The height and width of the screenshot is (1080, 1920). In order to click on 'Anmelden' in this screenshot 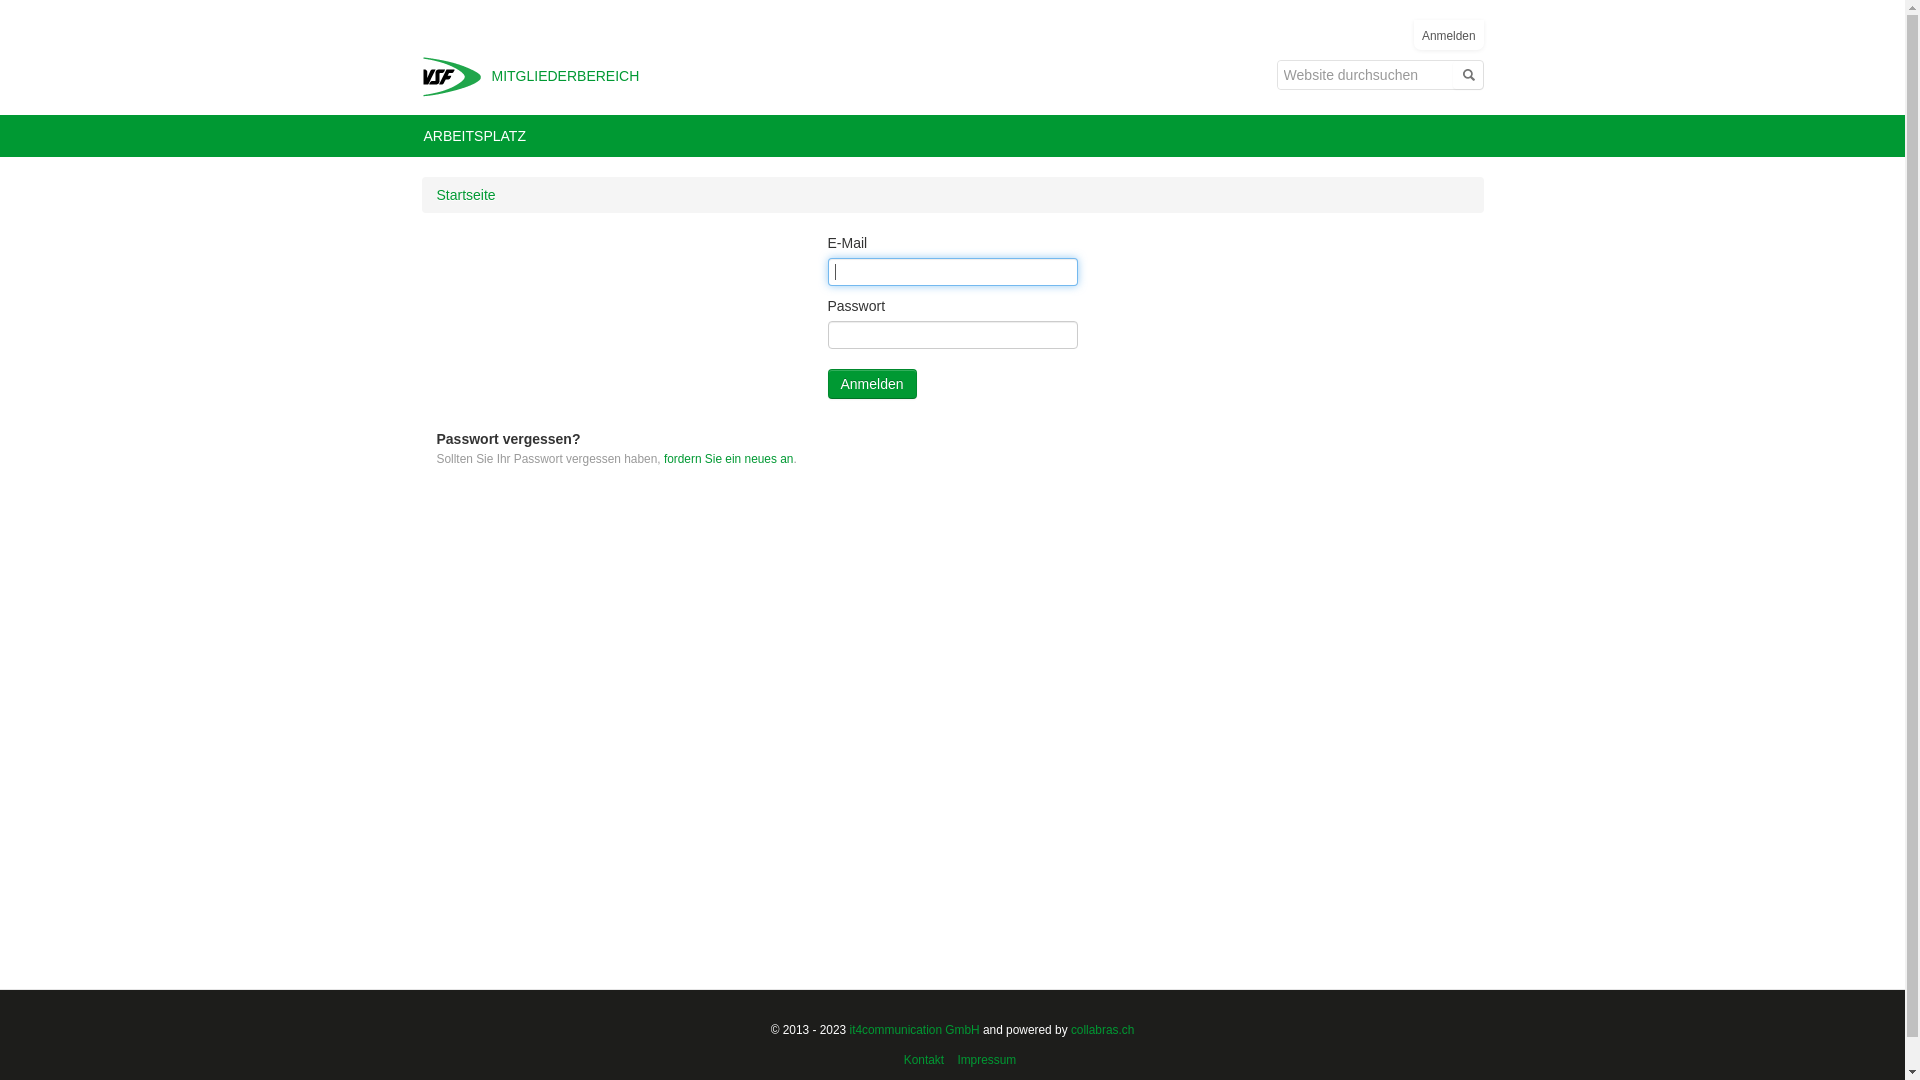, I will do `click(1449, 34)`.